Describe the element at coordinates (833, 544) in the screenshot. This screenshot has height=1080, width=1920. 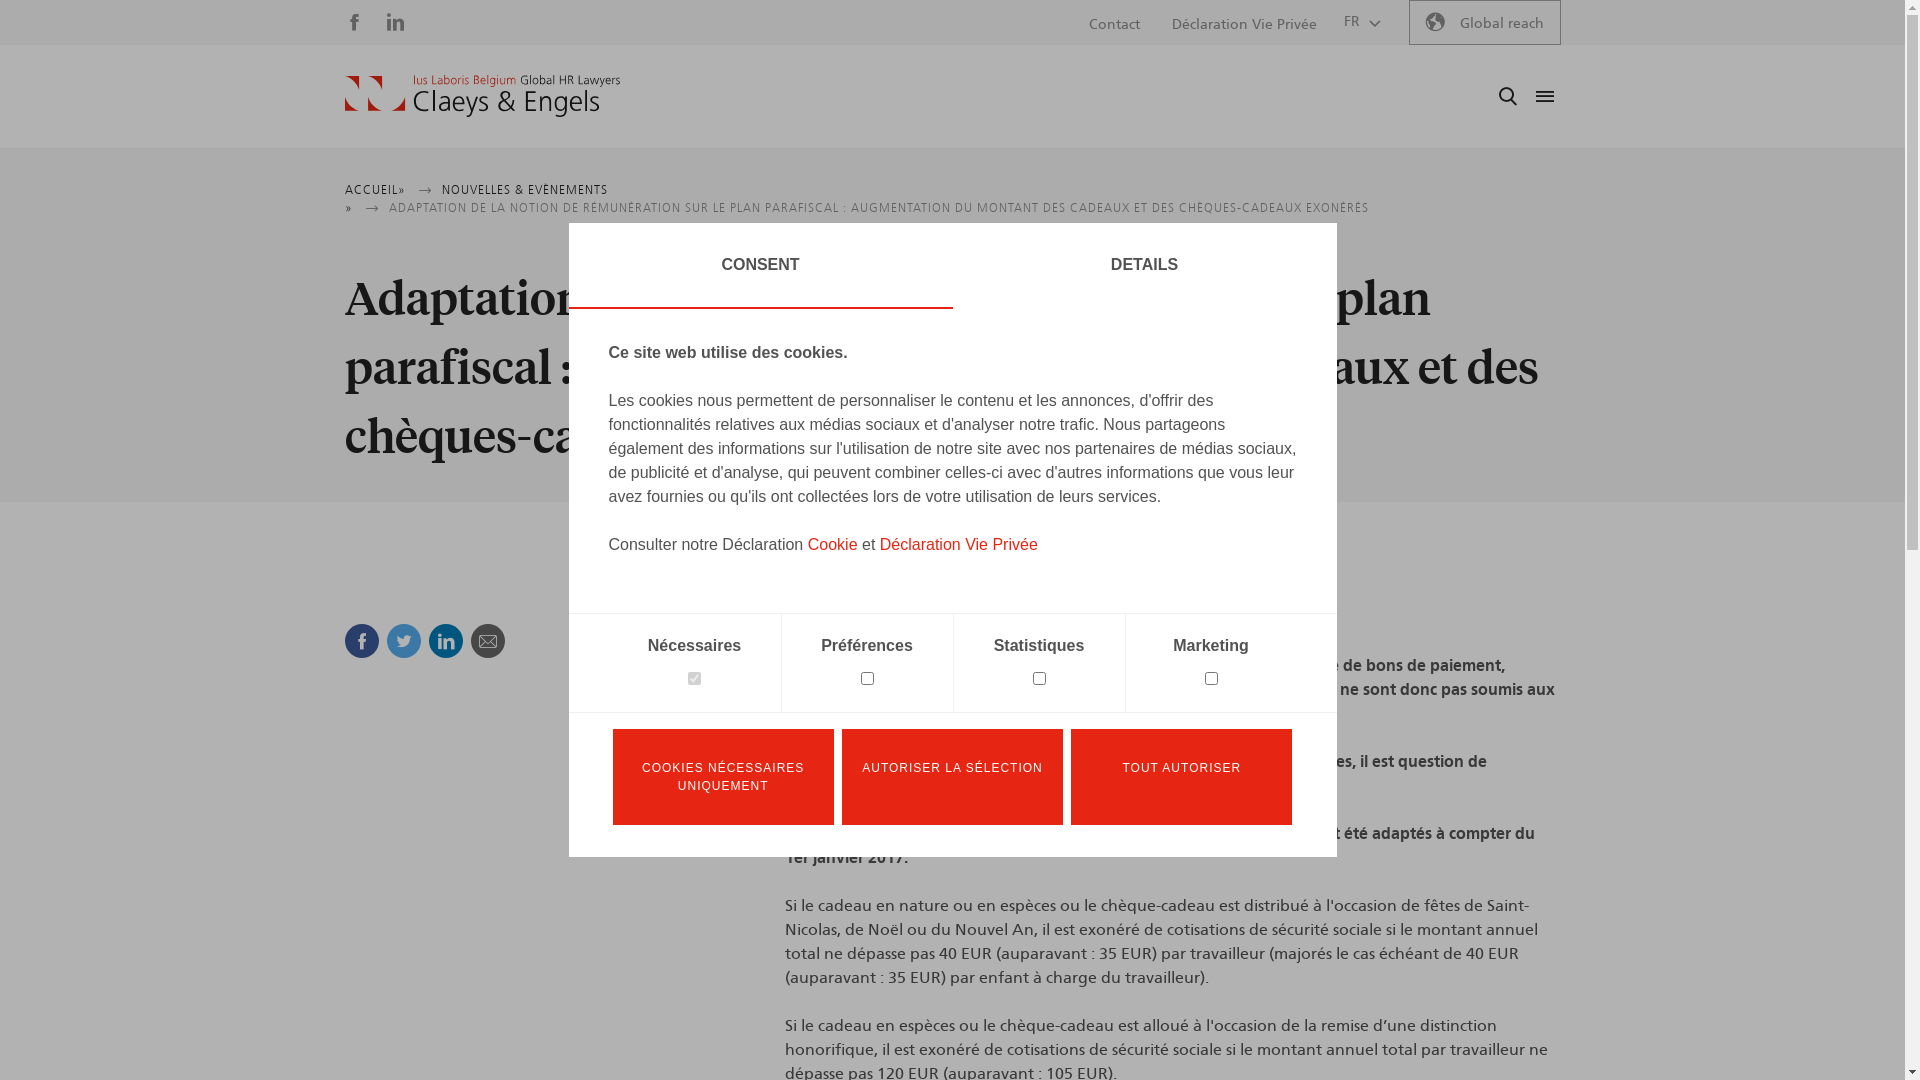
I see `'Cookie'` at that location.